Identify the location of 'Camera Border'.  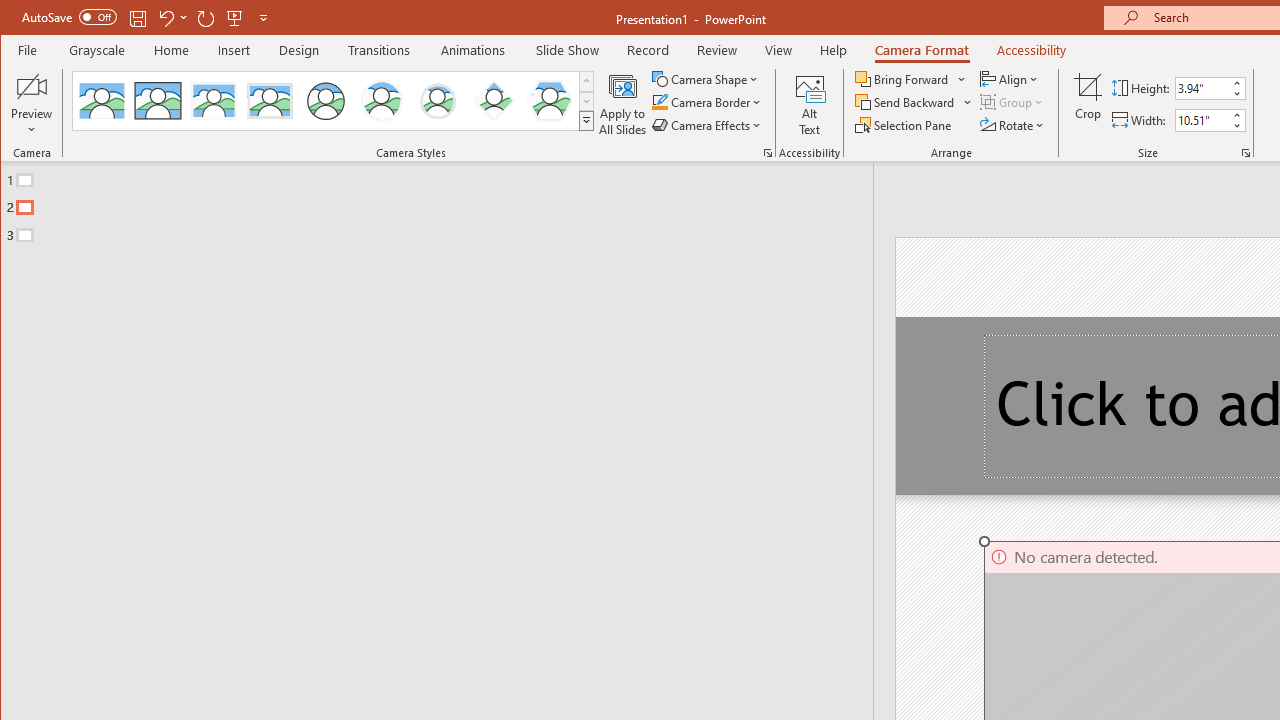
(707, 102).